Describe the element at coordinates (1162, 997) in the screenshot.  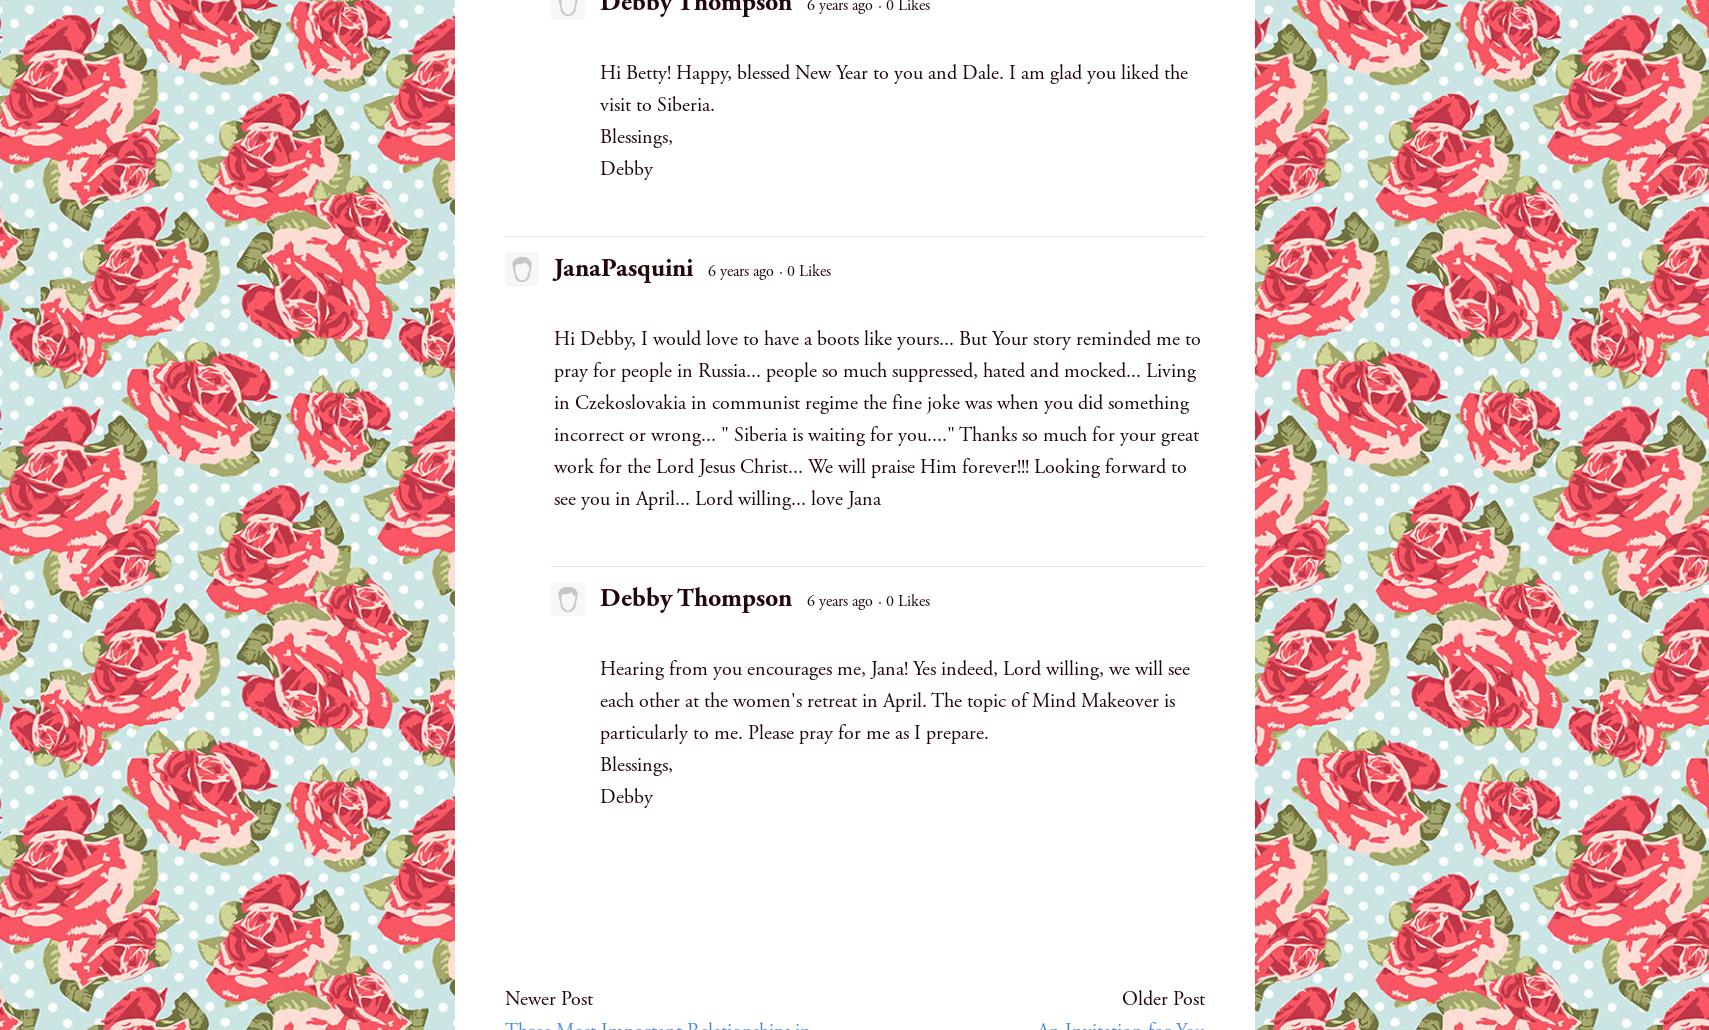
I see `'Older Post'` at that location.